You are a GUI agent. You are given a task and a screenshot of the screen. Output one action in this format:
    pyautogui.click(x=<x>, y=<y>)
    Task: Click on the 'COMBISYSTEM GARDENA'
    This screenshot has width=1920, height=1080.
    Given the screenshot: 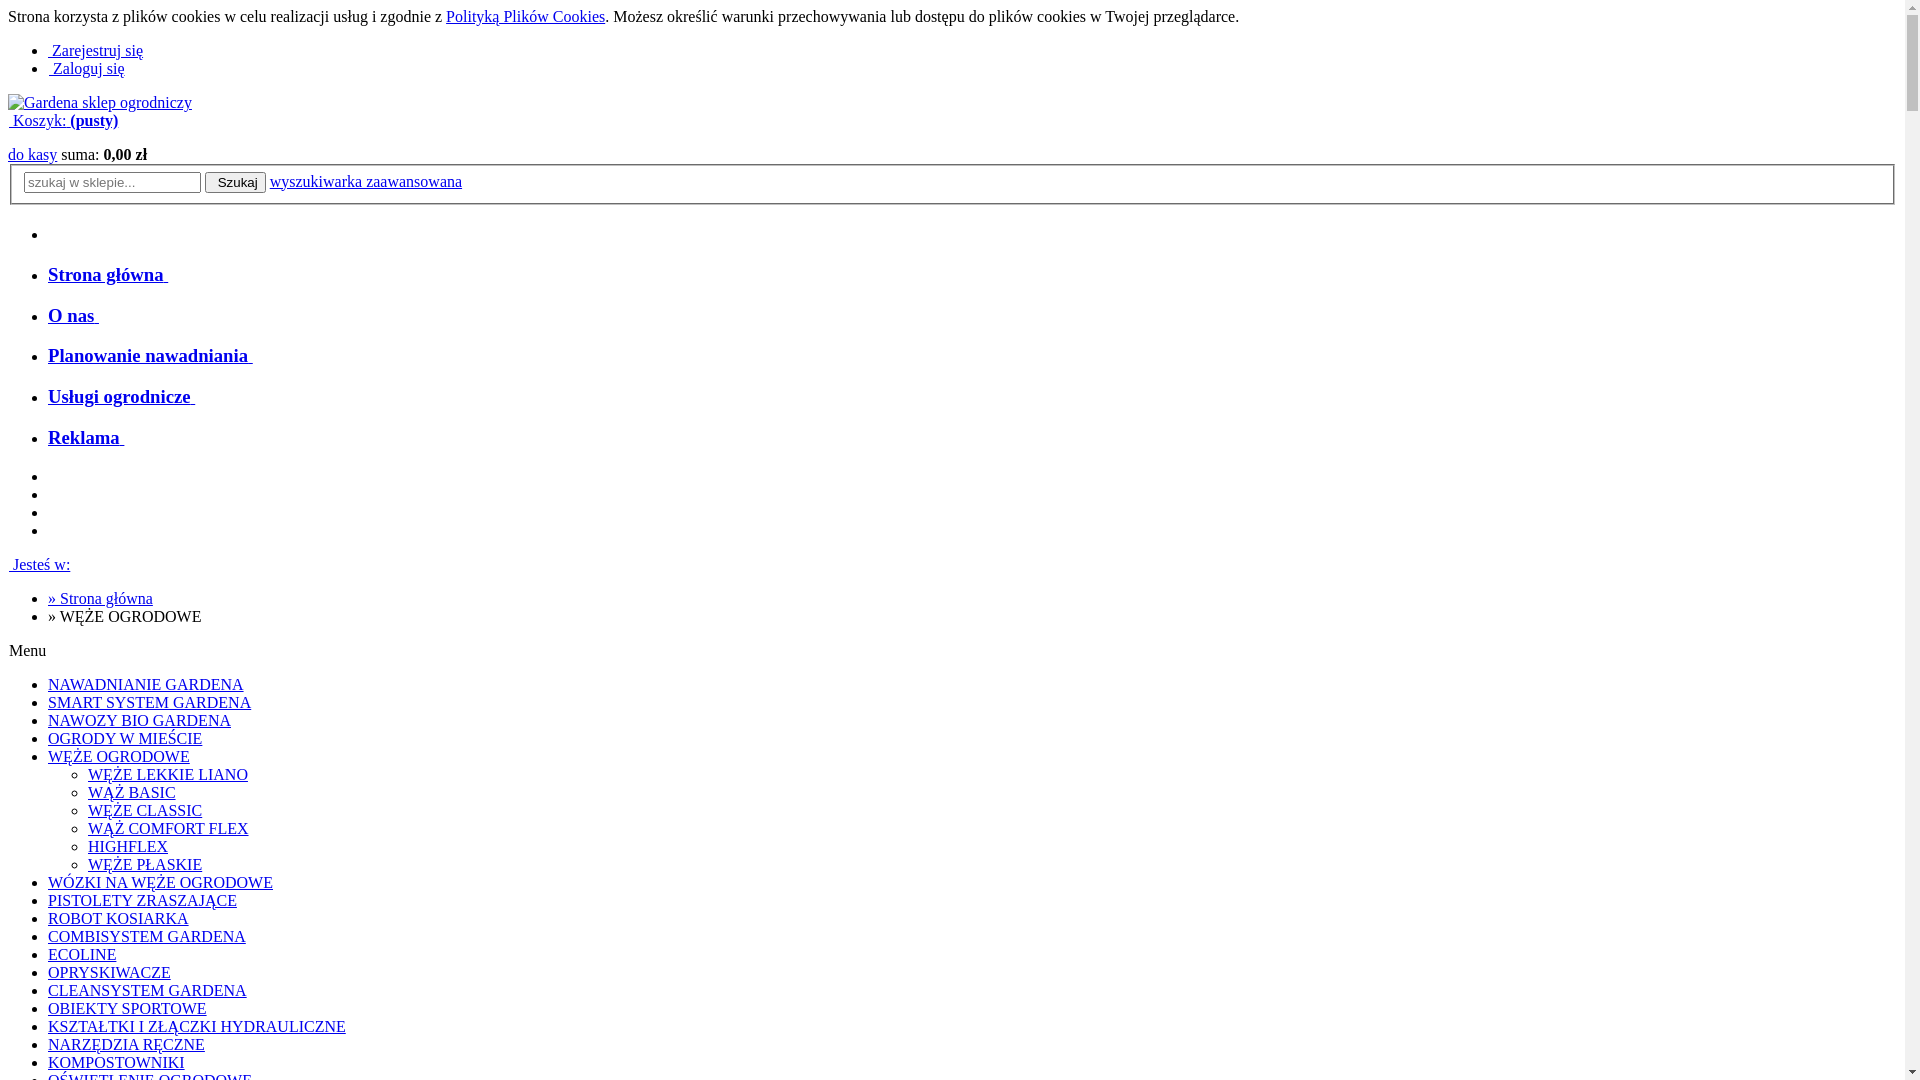 What is the action you would take?
    pyautogui.click(x=146, y=936)
    